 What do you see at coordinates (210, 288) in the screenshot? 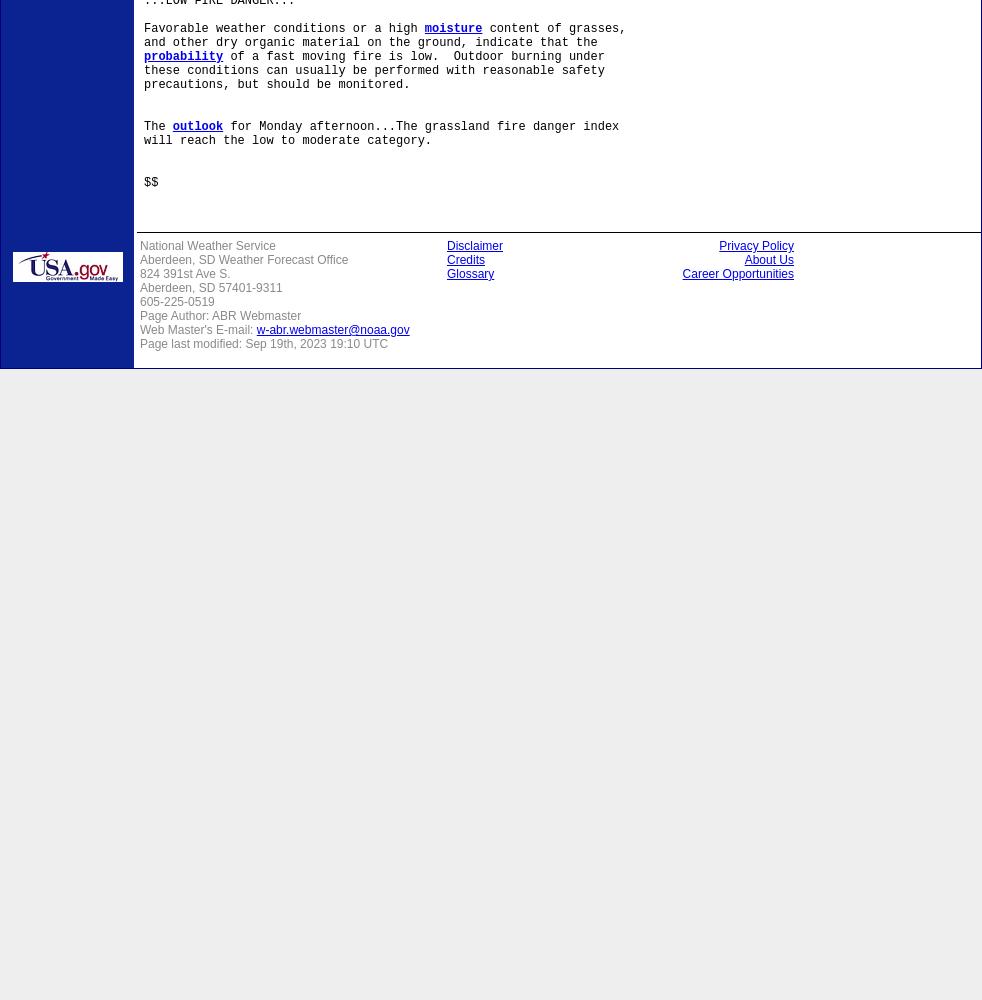
I see `'Aberdeen, SD  57401-9311'` at bounding box center [210, 288].